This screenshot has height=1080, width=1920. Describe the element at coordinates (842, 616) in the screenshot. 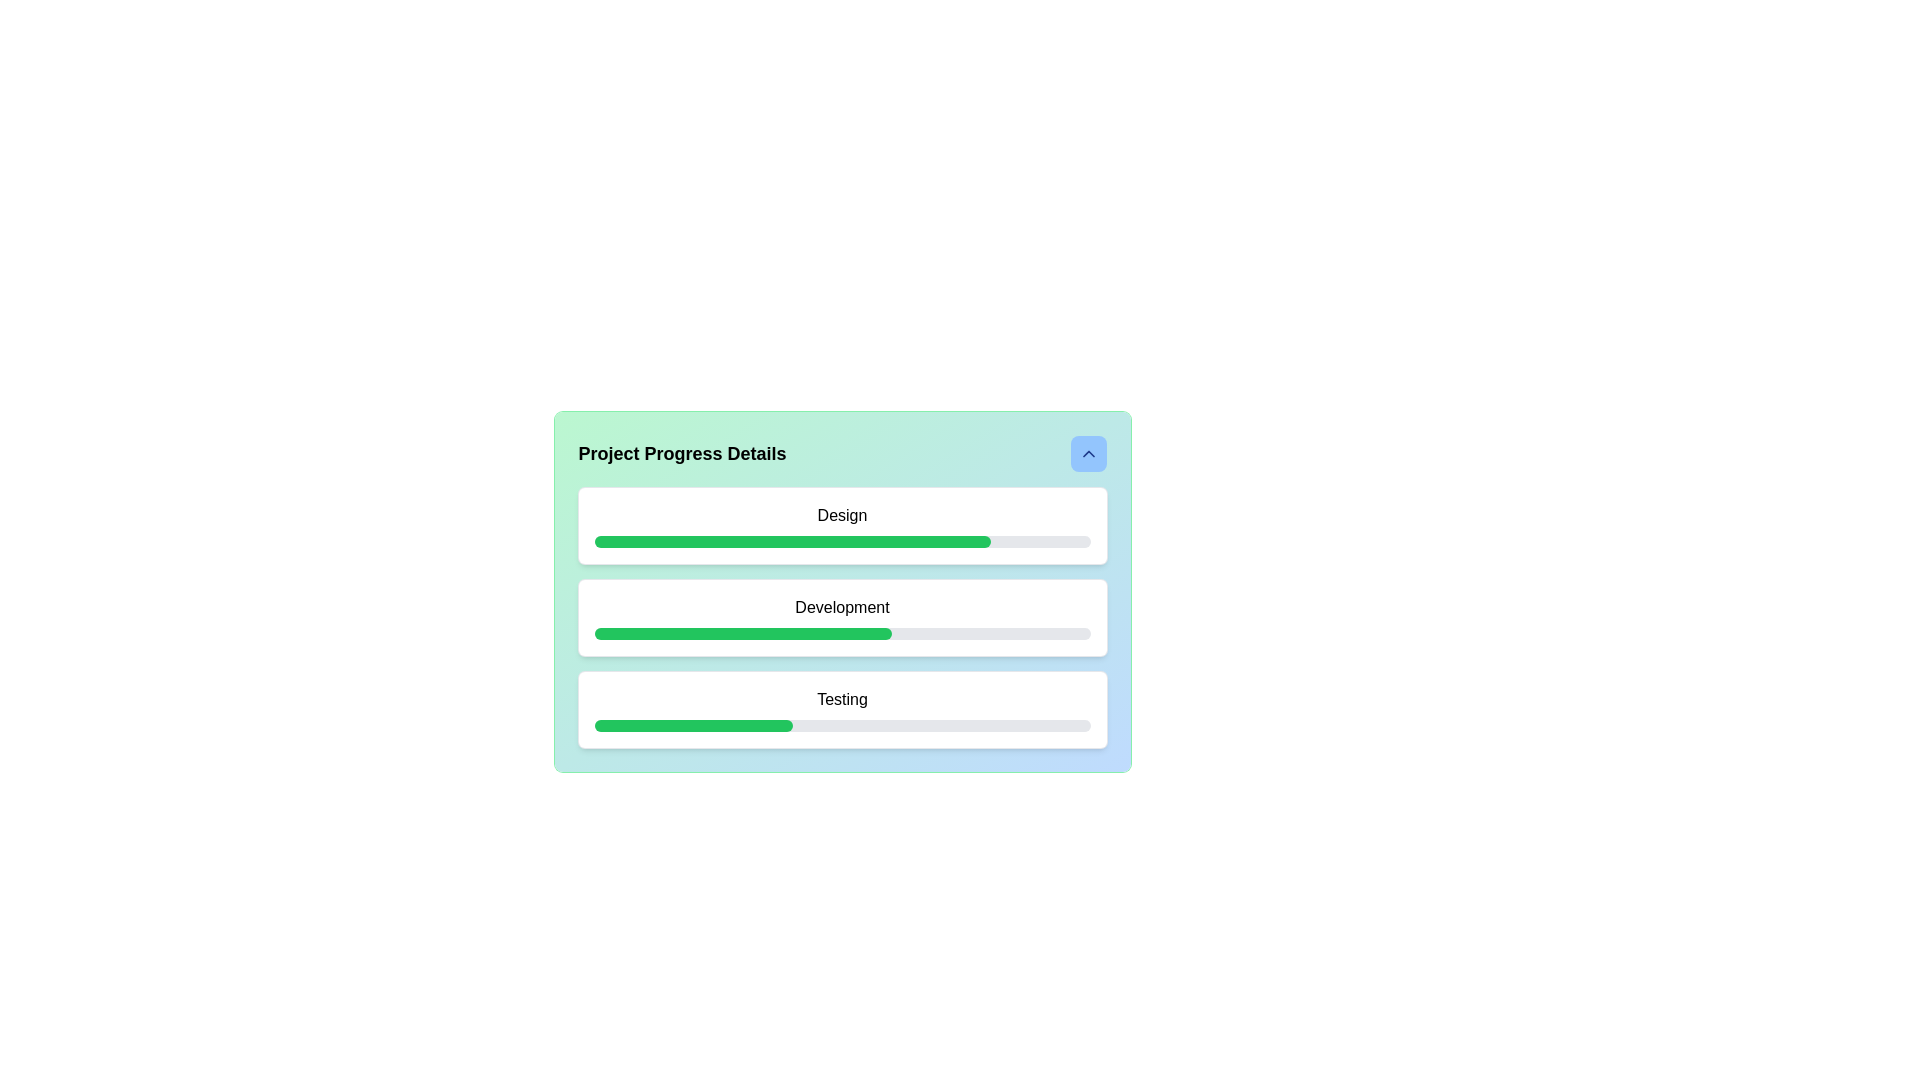

I see `progress levels visually on the grouped informational component labeled 'Project Progress Details' containing the sections 'Design', 'Development', and 'Testing' with progress indicators` at that location.